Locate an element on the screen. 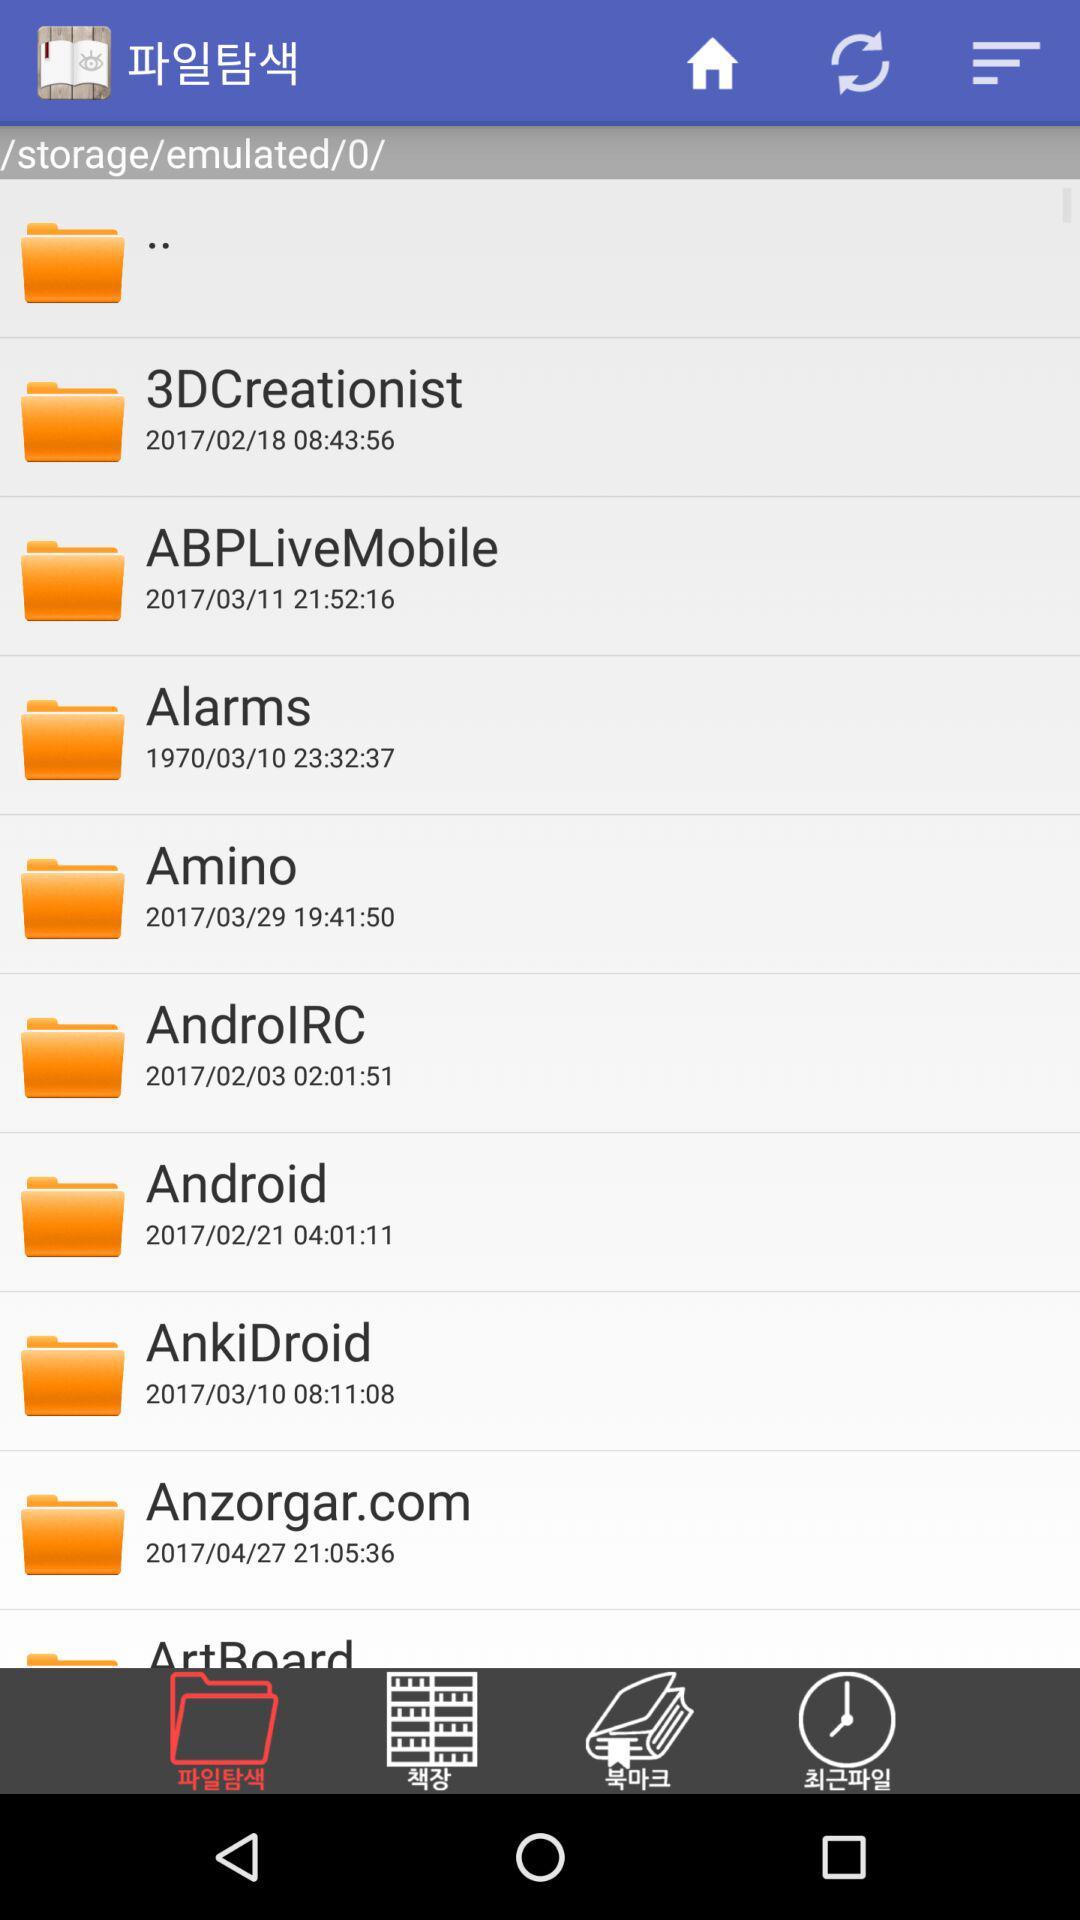  recent folders is located at coordinates (870, 1730).